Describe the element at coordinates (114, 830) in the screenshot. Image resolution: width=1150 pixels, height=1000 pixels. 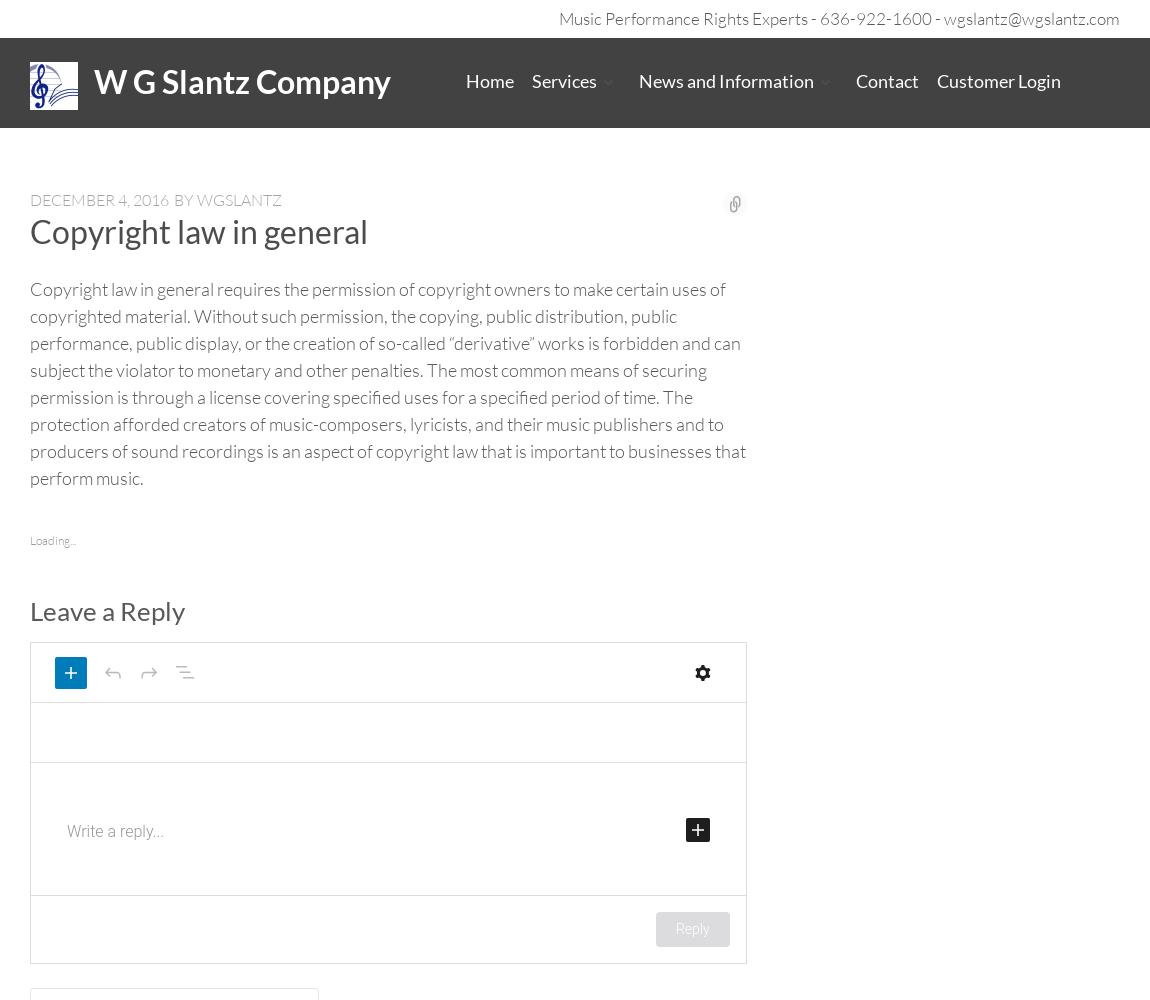
I see `'Write a reply...'` at that location.